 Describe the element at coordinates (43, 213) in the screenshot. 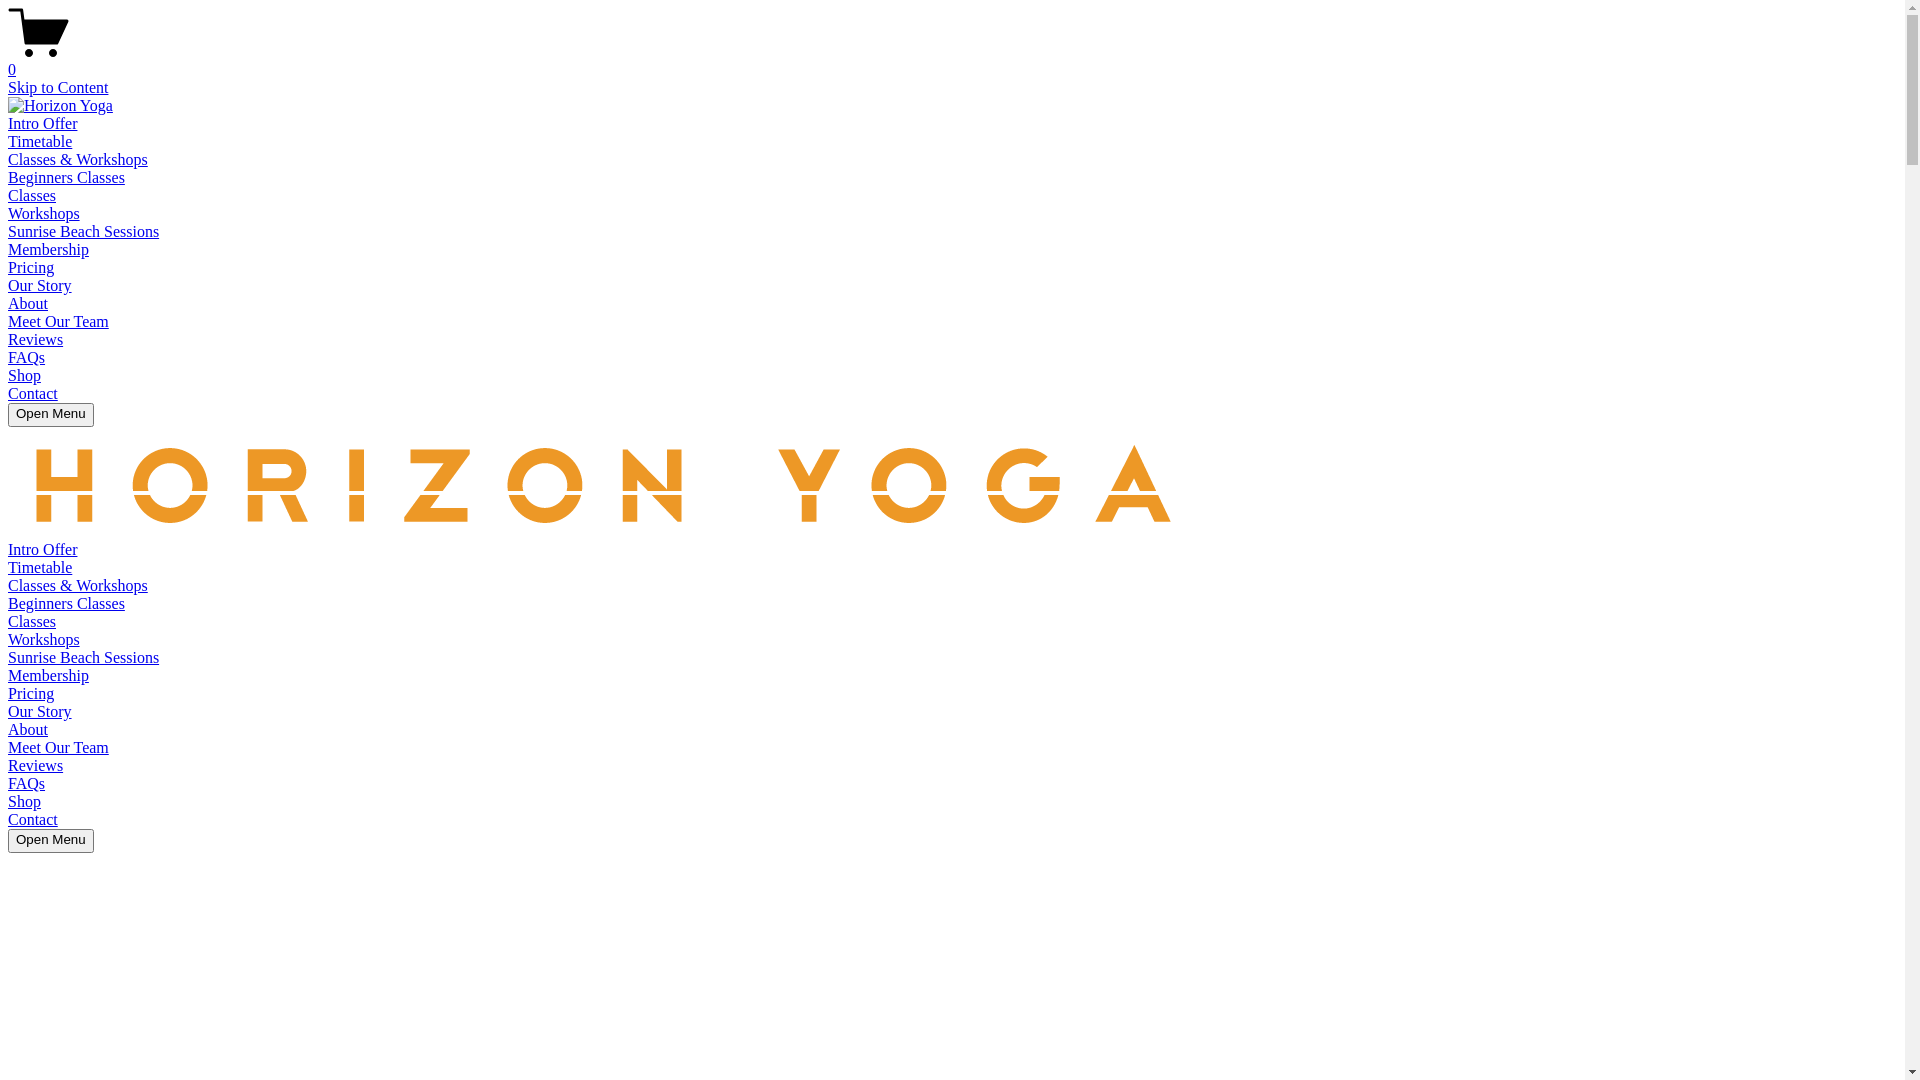

I see `'Workshops'` at that location.